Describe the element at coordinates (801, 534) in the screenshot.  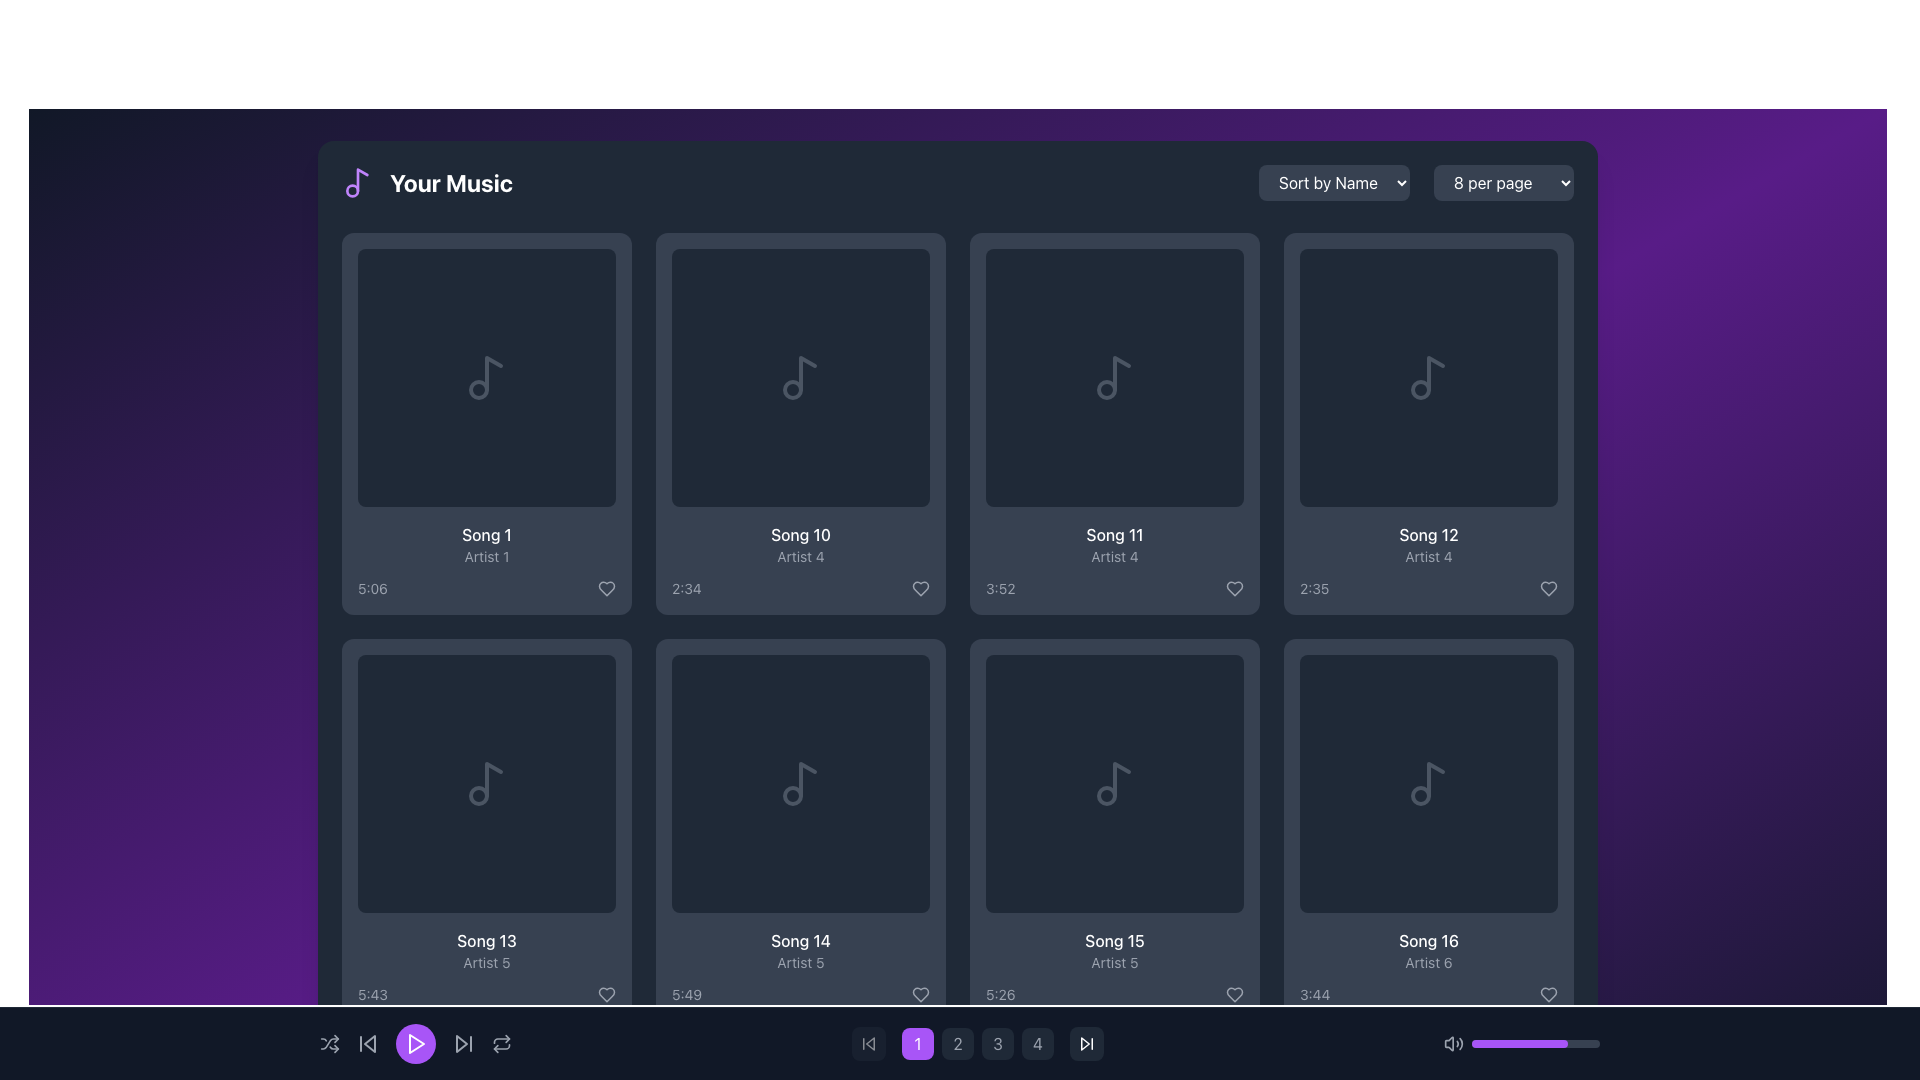
I see `text label displaying 'Song 10' which is located within the music item card in the second row and second column of the grid layout` at that location.